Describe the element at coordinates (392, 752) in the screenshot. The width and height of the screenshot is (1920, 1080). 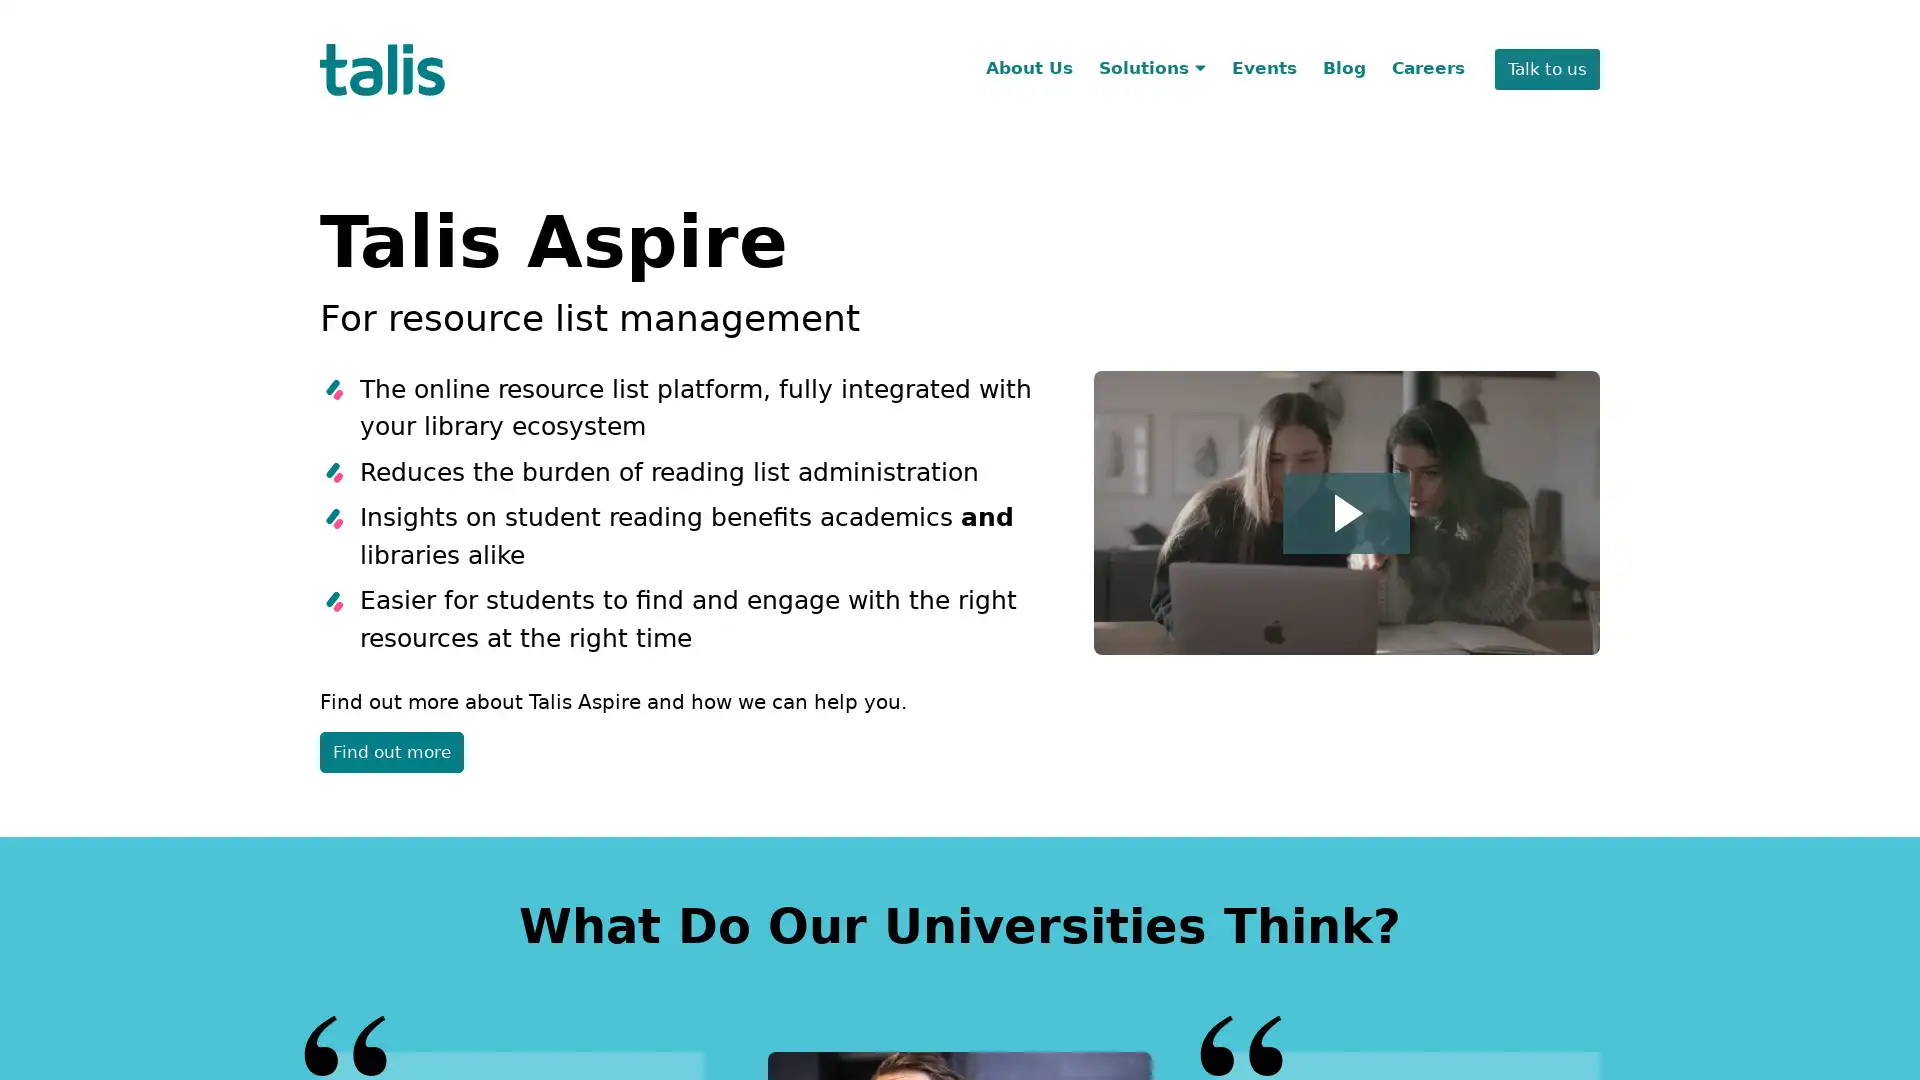
I see `Find out more` at that location.